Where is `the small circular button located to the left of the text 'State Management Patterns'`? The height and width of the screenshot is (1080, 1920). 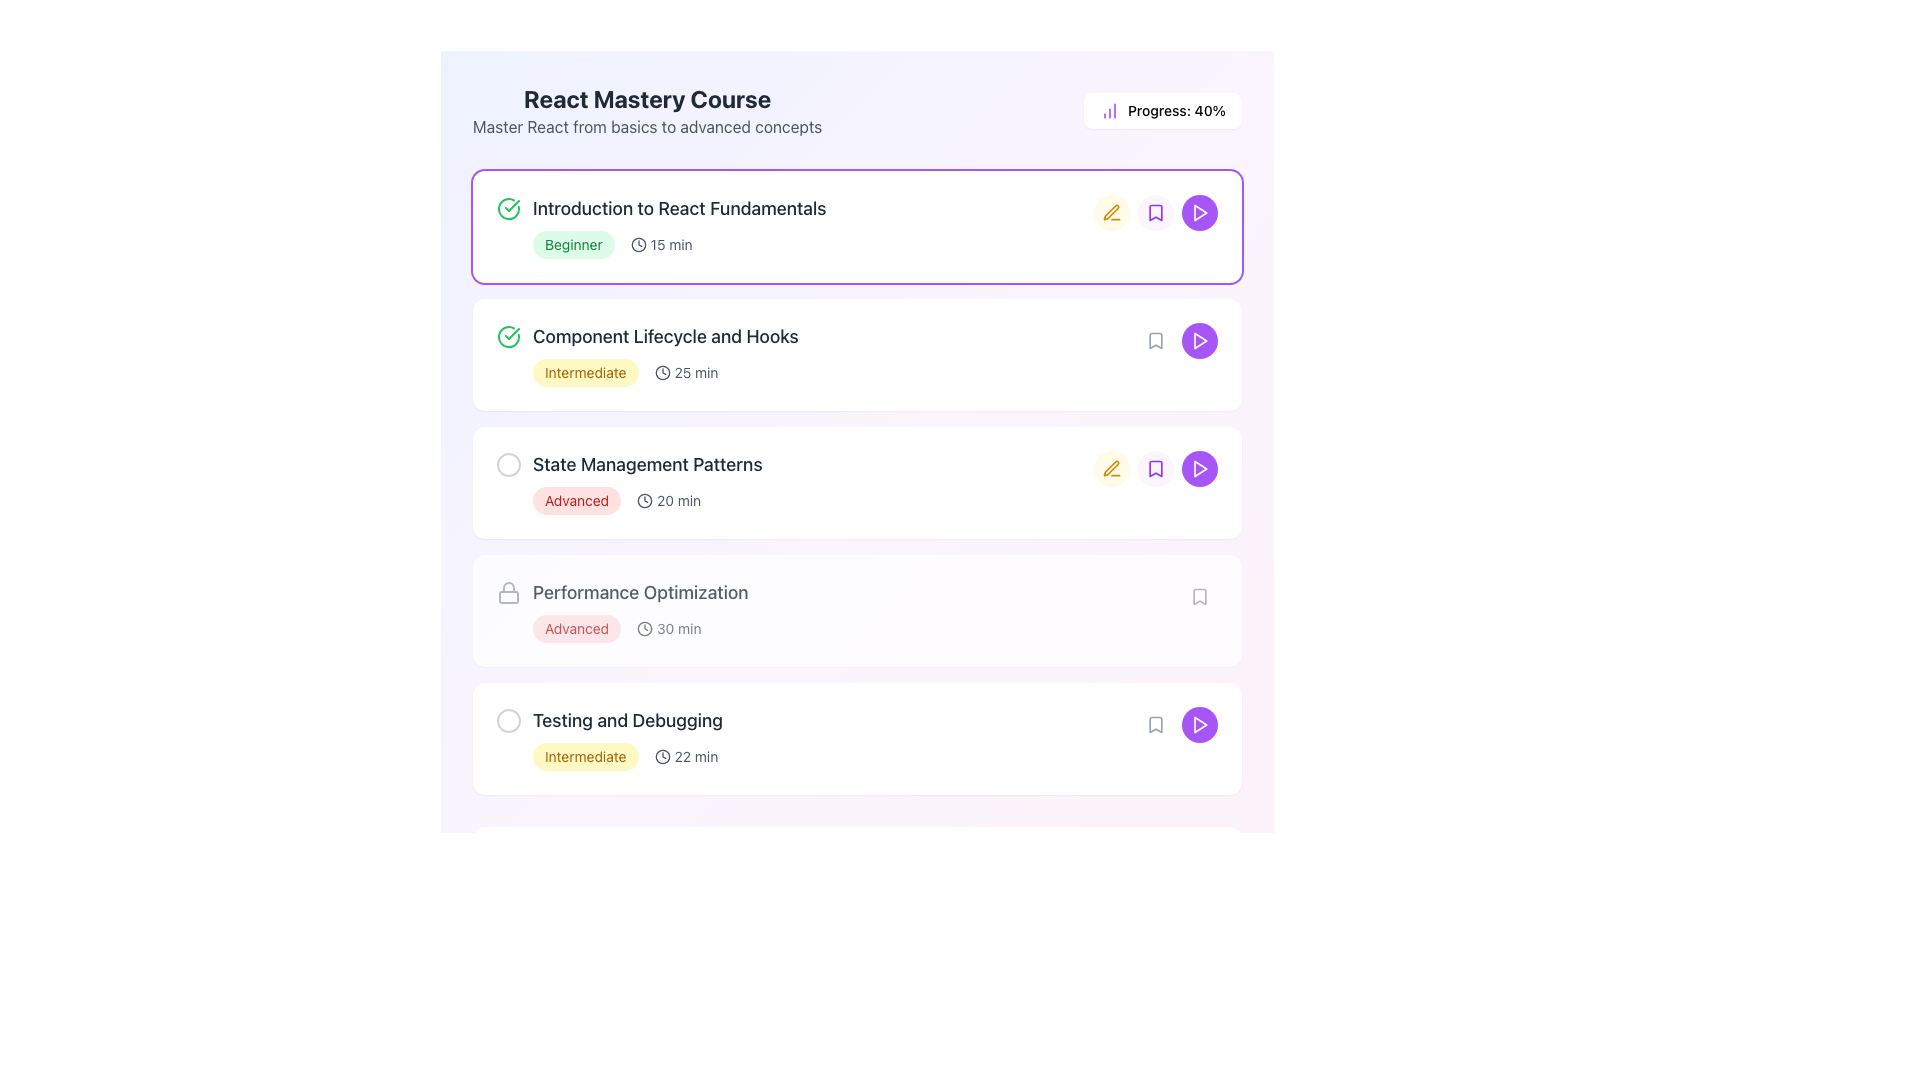 the small circular button located to the left of the text 'State Management Patterns' is located at coordinates (508, 465).